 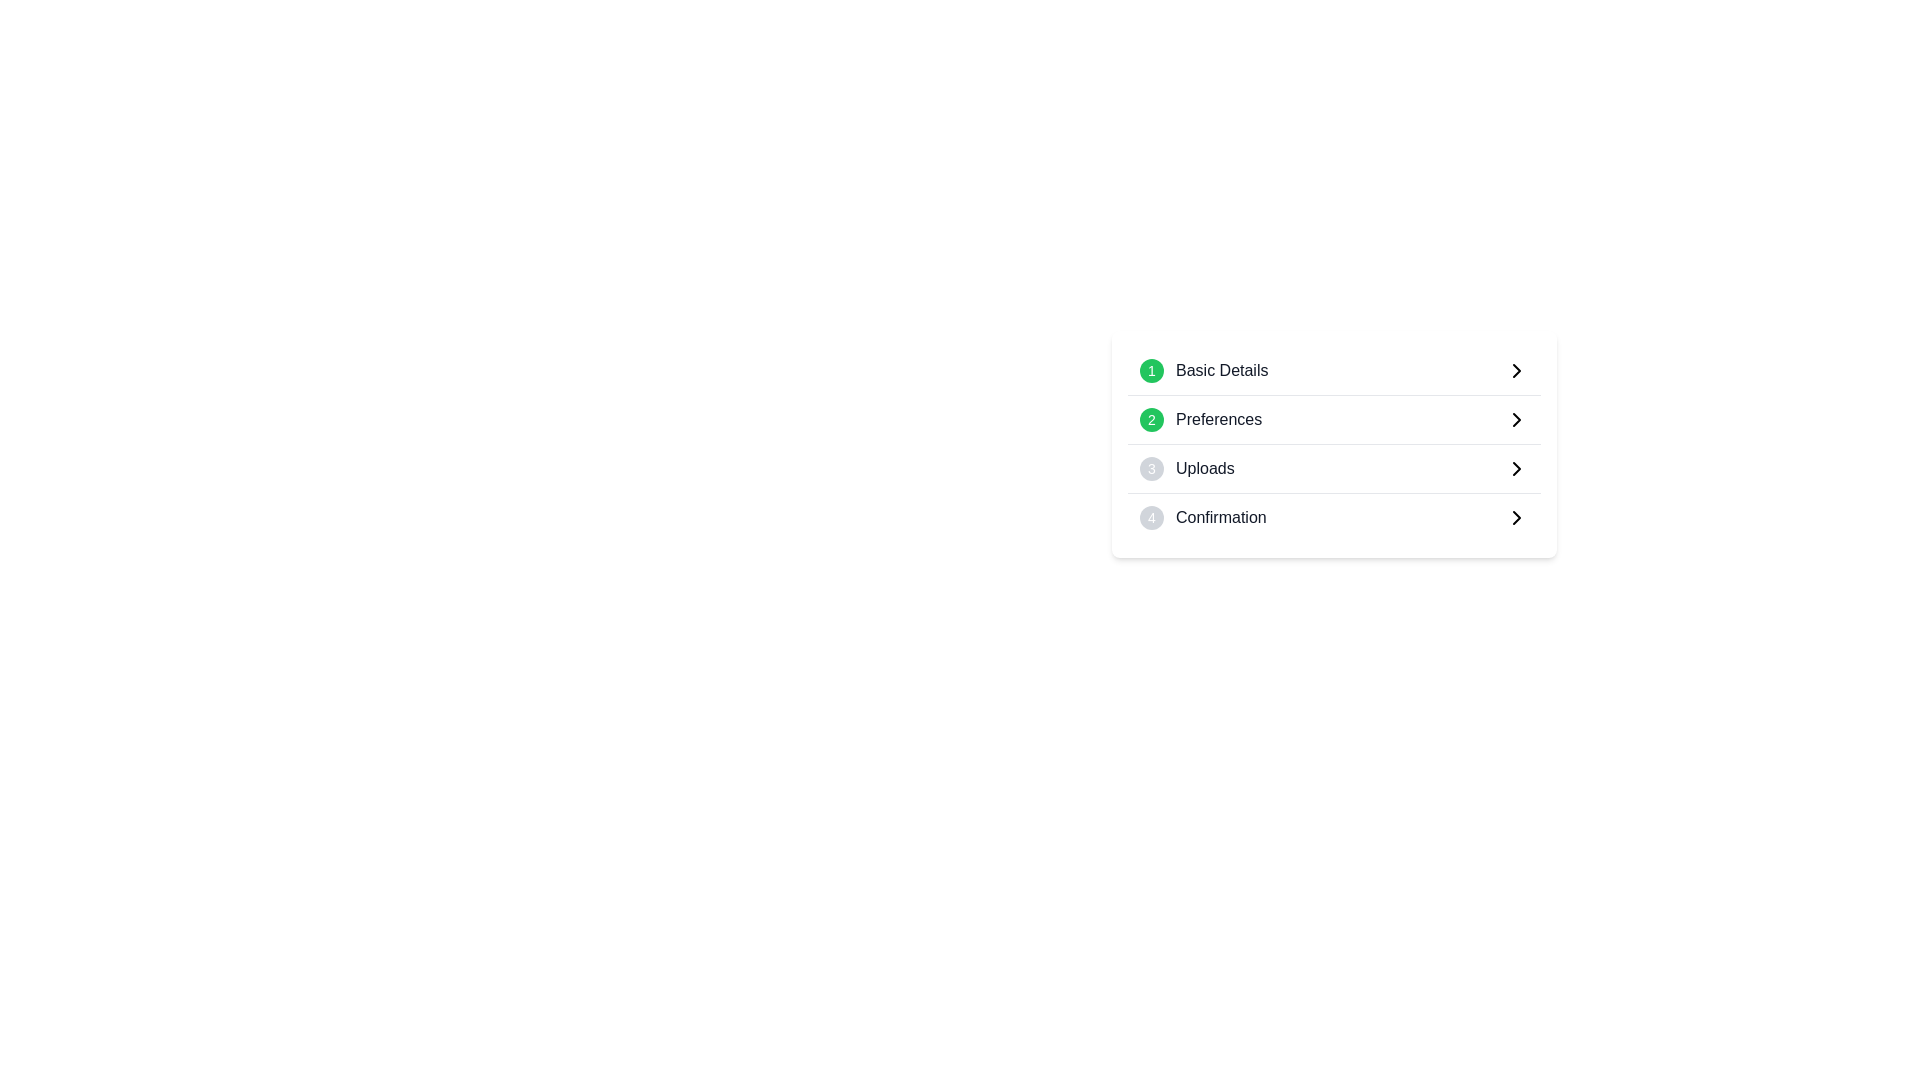 I want to click on the third item in the vertical list, which serves as a navigation link to the 'Uploads' section, so click(x=1334, y=469).